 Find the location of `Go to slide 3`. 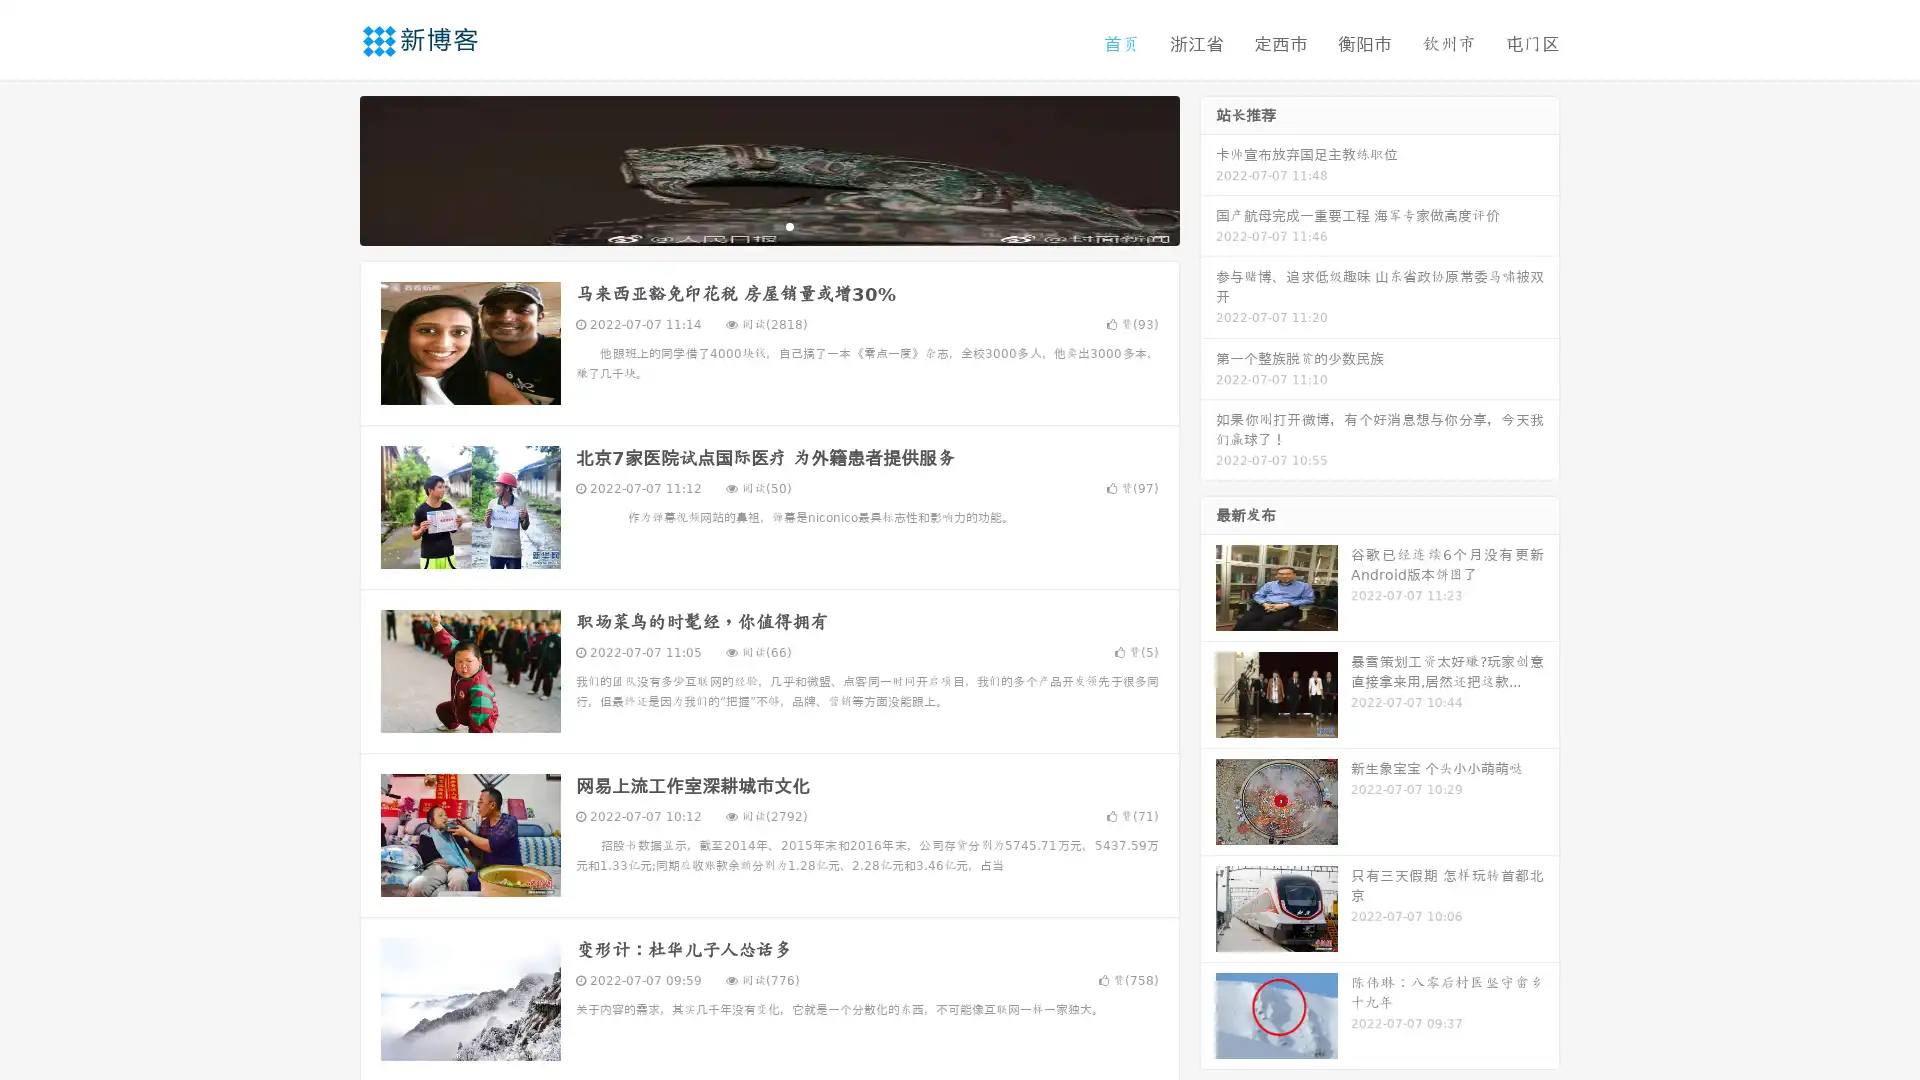

Go to slide 3 is located at coordinates (789, 225).